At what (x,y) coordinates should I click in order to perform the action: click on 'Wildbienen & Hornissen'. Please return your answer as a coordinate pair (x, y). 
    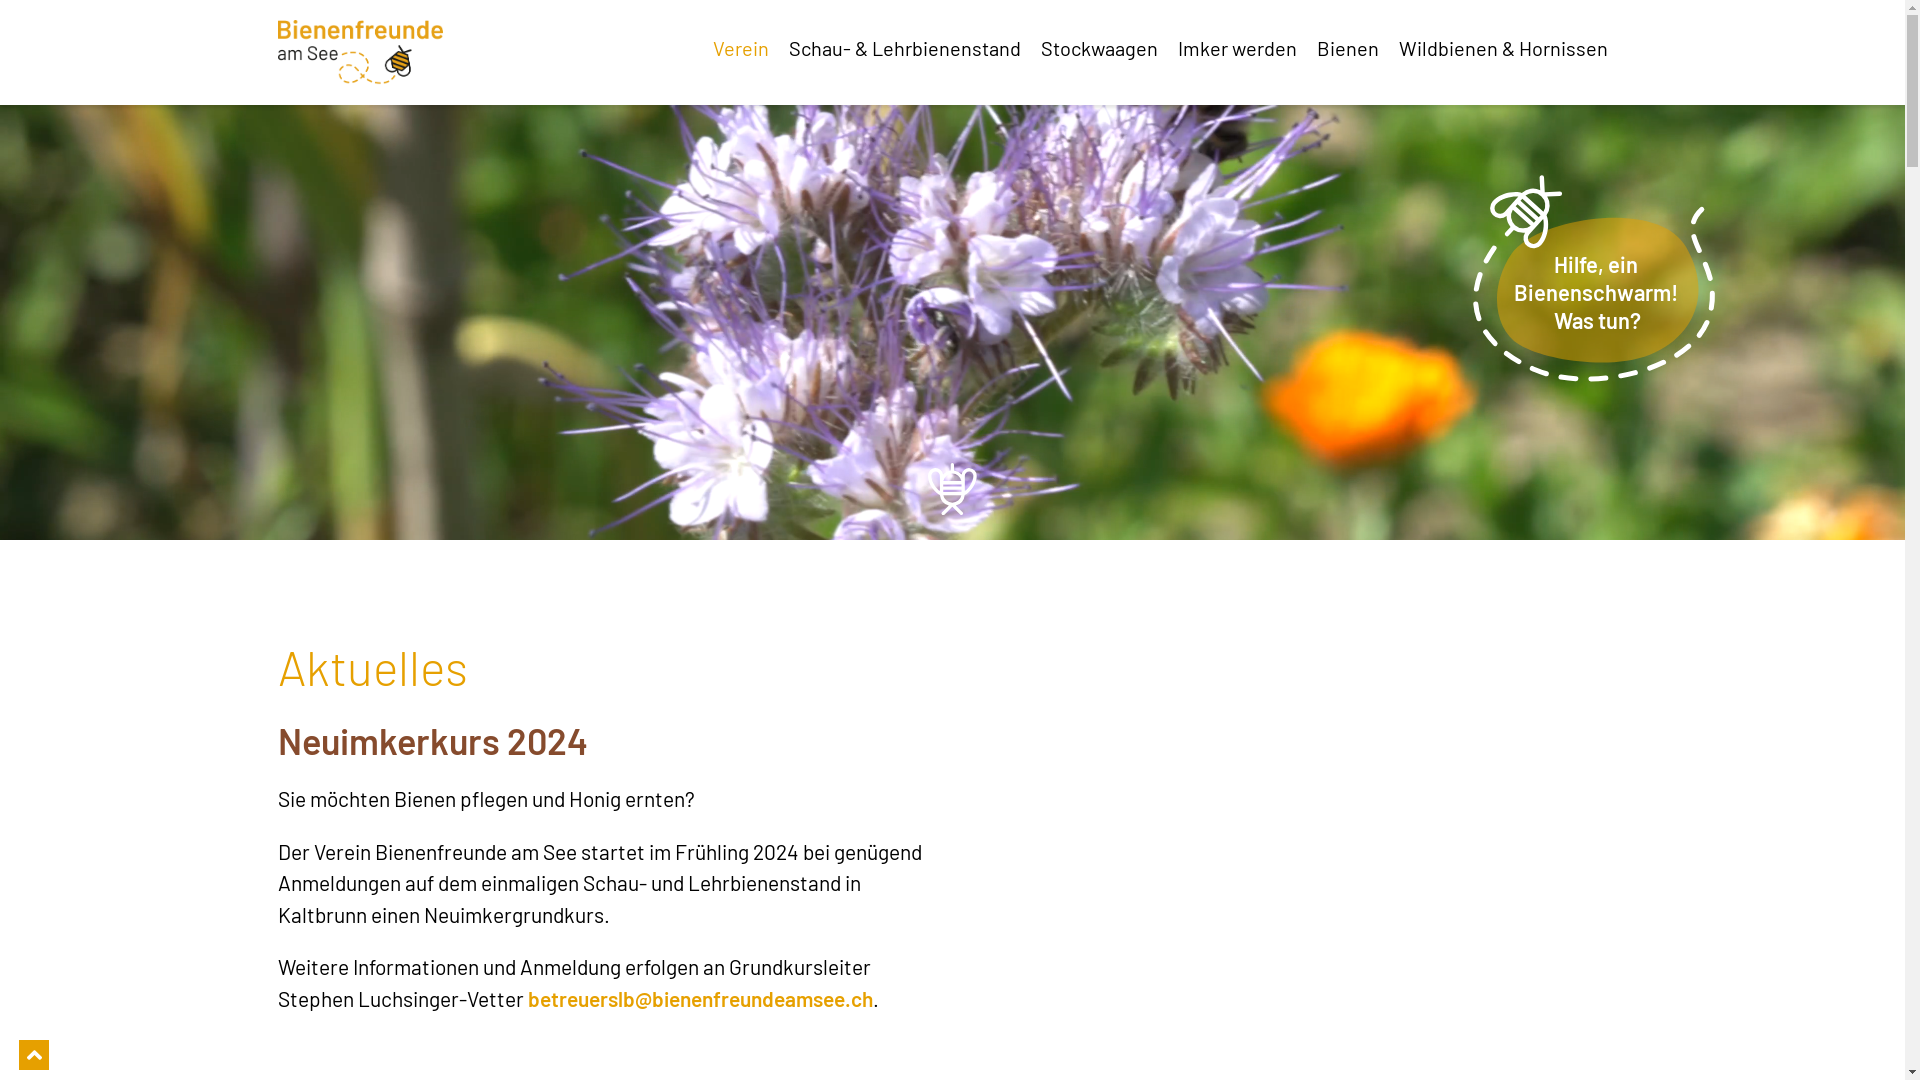
    Looking at the image, I should click on (1512, 46).